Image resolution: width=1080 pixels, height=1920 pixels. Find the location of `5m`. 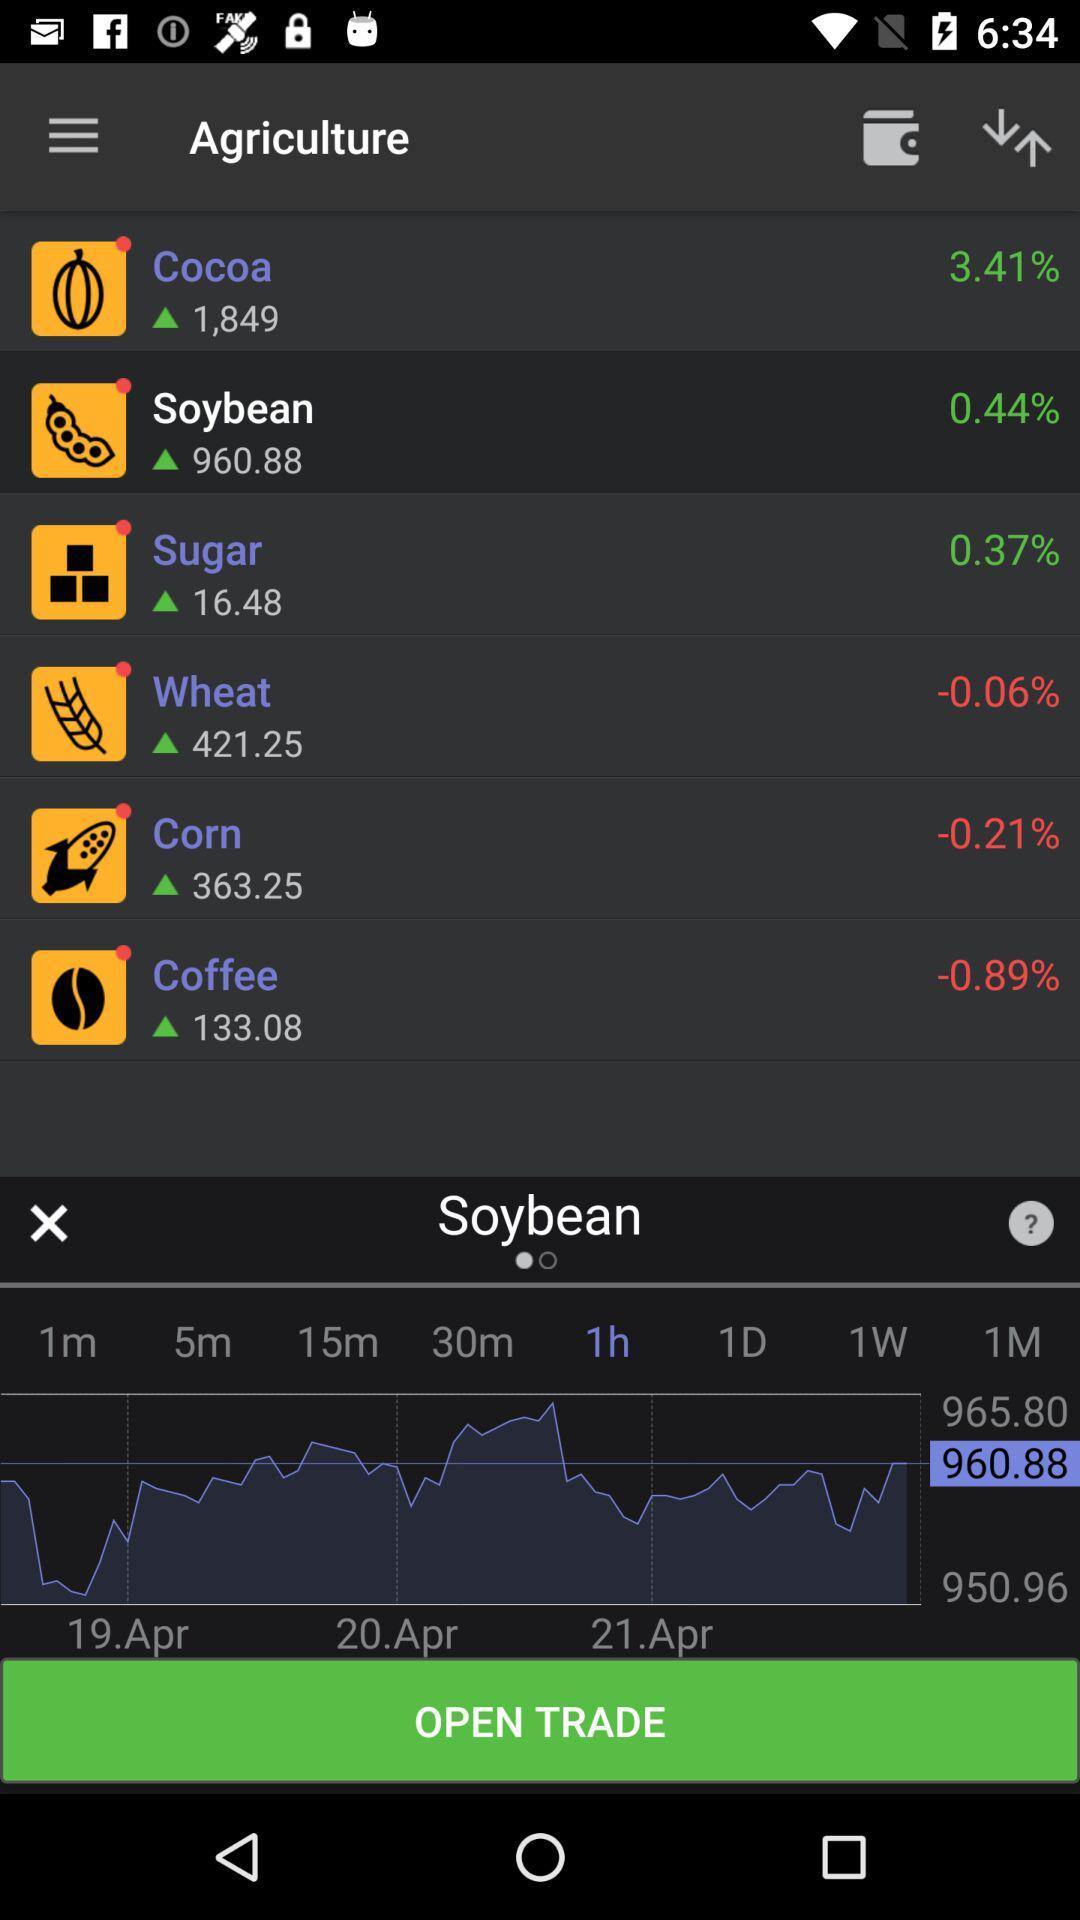

5m is located at coordinates (202, 1340).